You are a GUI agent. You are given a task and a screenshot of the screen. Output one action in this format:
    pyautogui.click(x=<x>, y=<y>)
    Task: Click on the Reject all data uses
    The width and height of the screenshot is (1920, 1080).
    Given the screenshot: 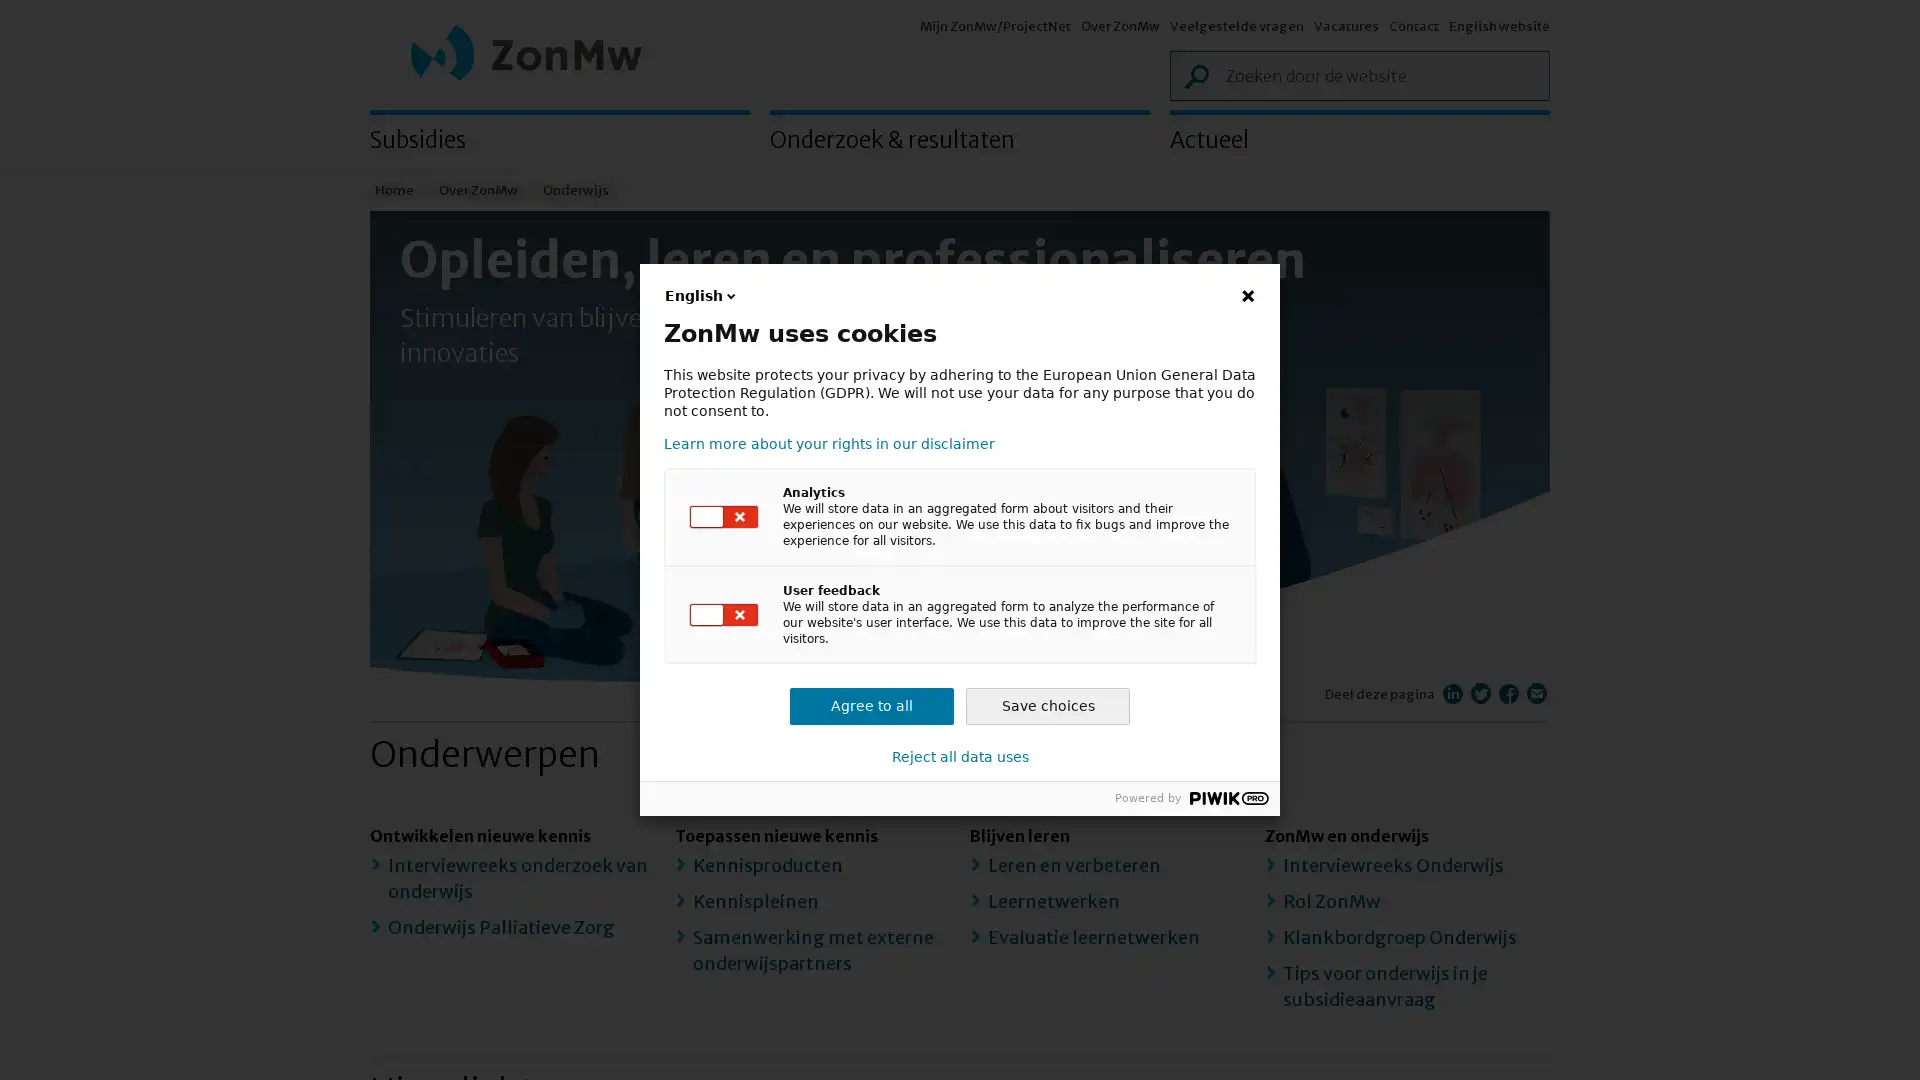 What is the action you would take?
    pyautogui.click(x=958, y=756)
    